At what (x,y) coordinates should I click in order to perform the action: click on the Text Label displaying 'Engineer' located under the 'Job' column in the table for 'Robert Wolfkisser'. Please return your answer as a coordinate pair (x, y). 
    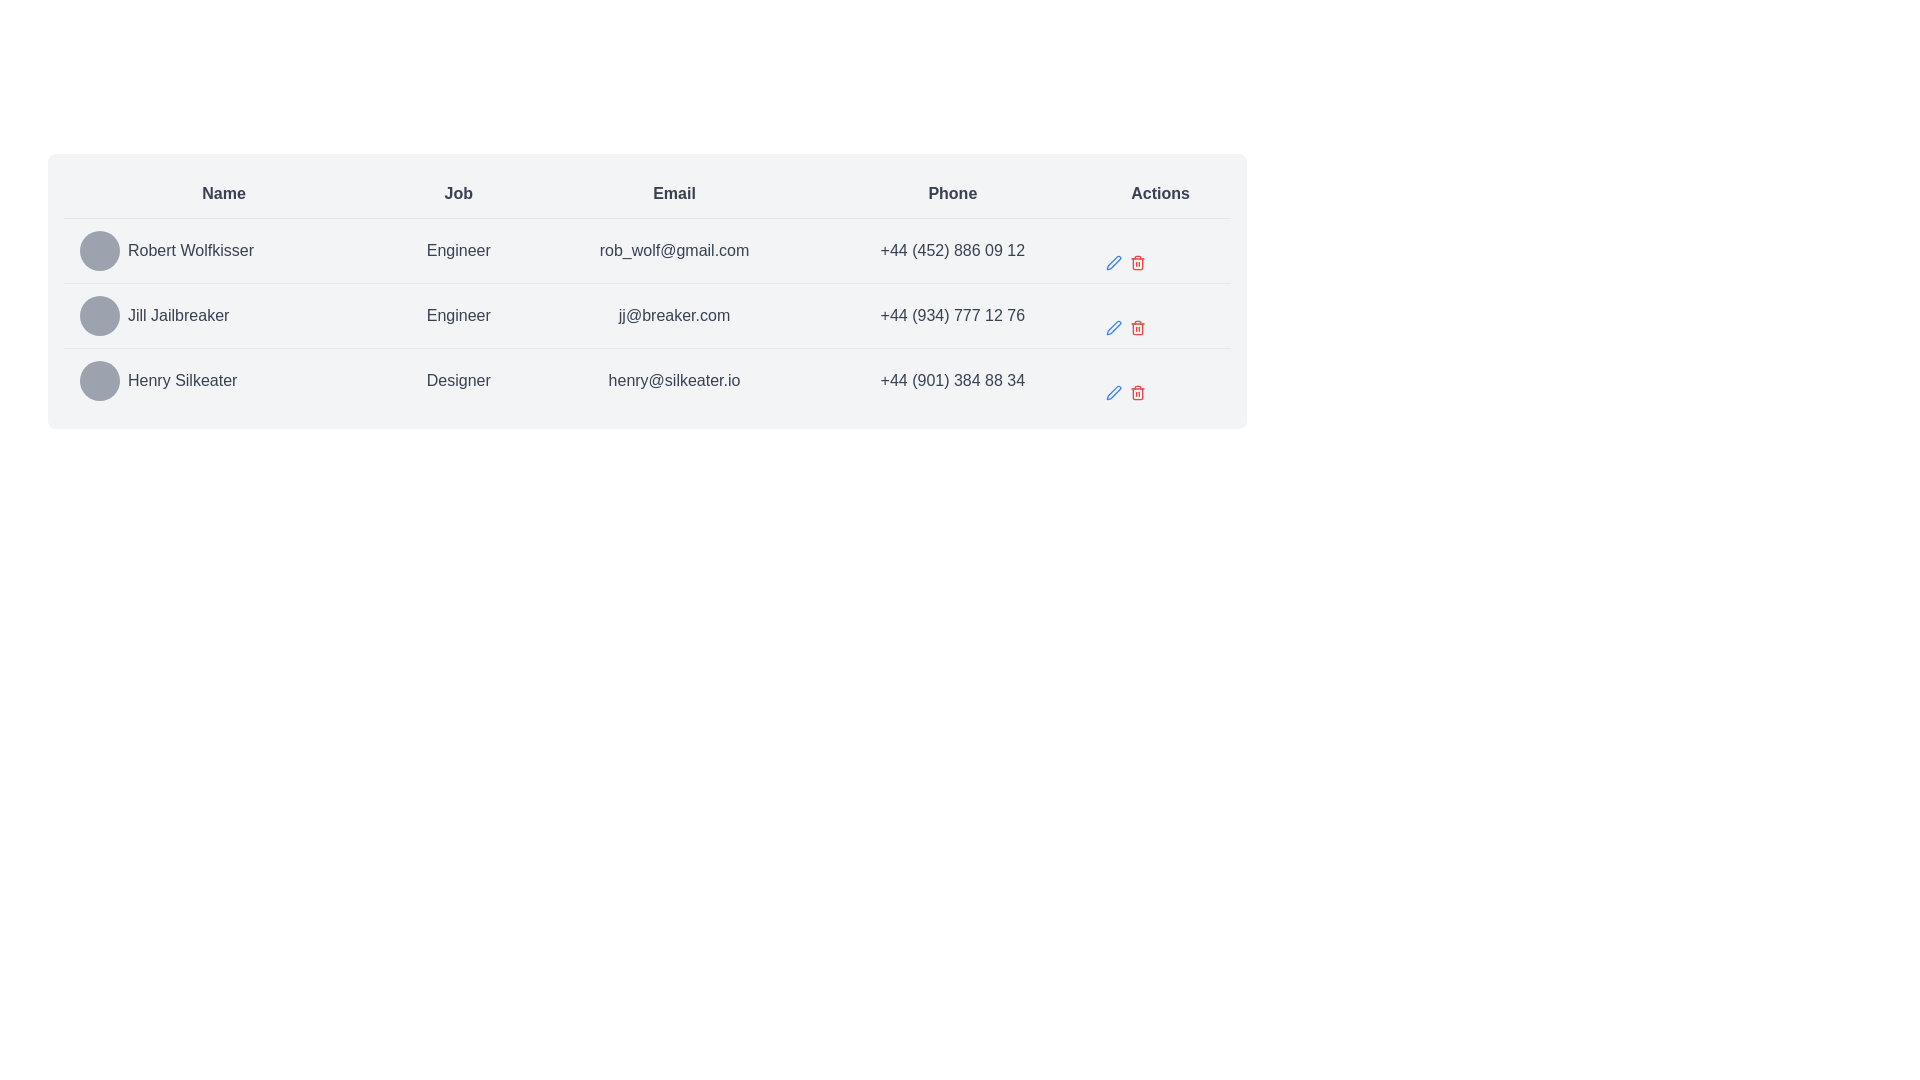
    Looking at the image, I should click on (457, 249).